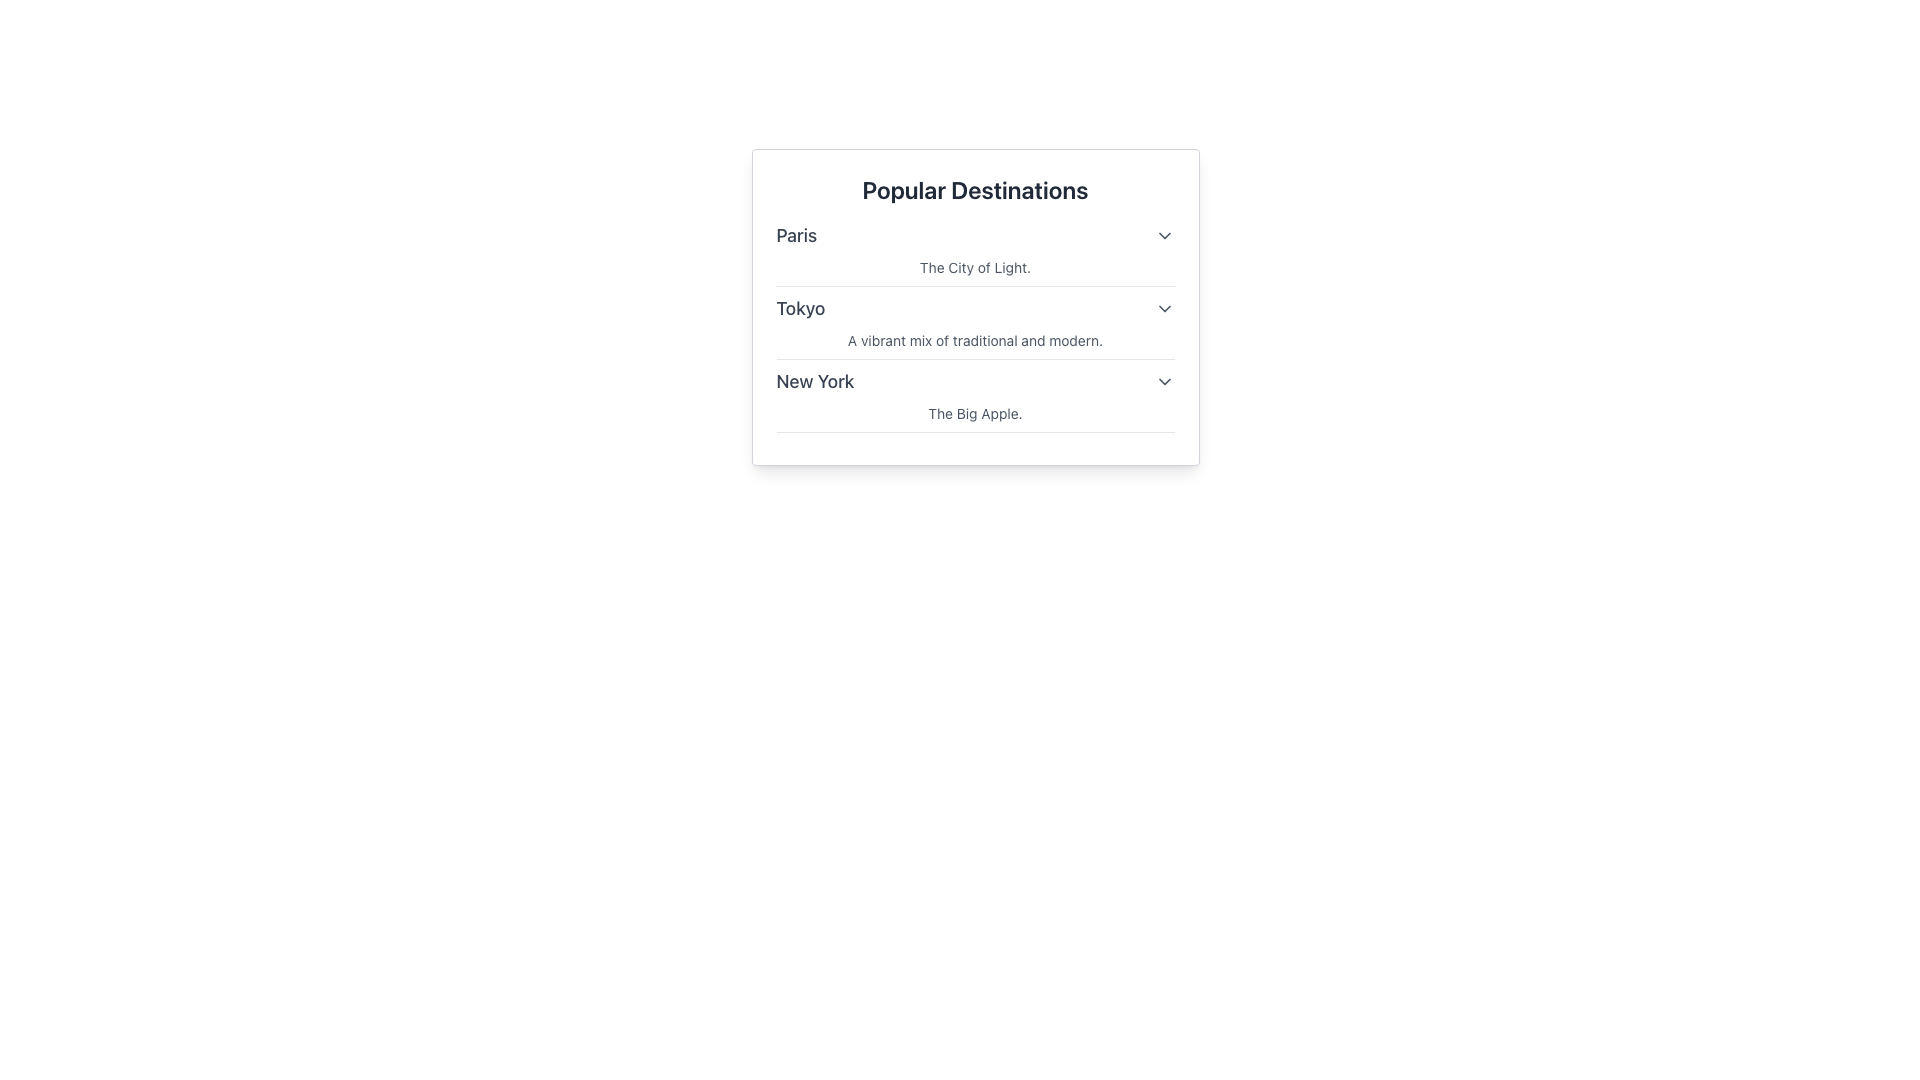 The height and width of the screenshot is (1080, 1920). Describe the element at coordinates (1164, 234) in the screenshot. I see `the chevron-down icon located to the right of the text 'Paris'` at that location.